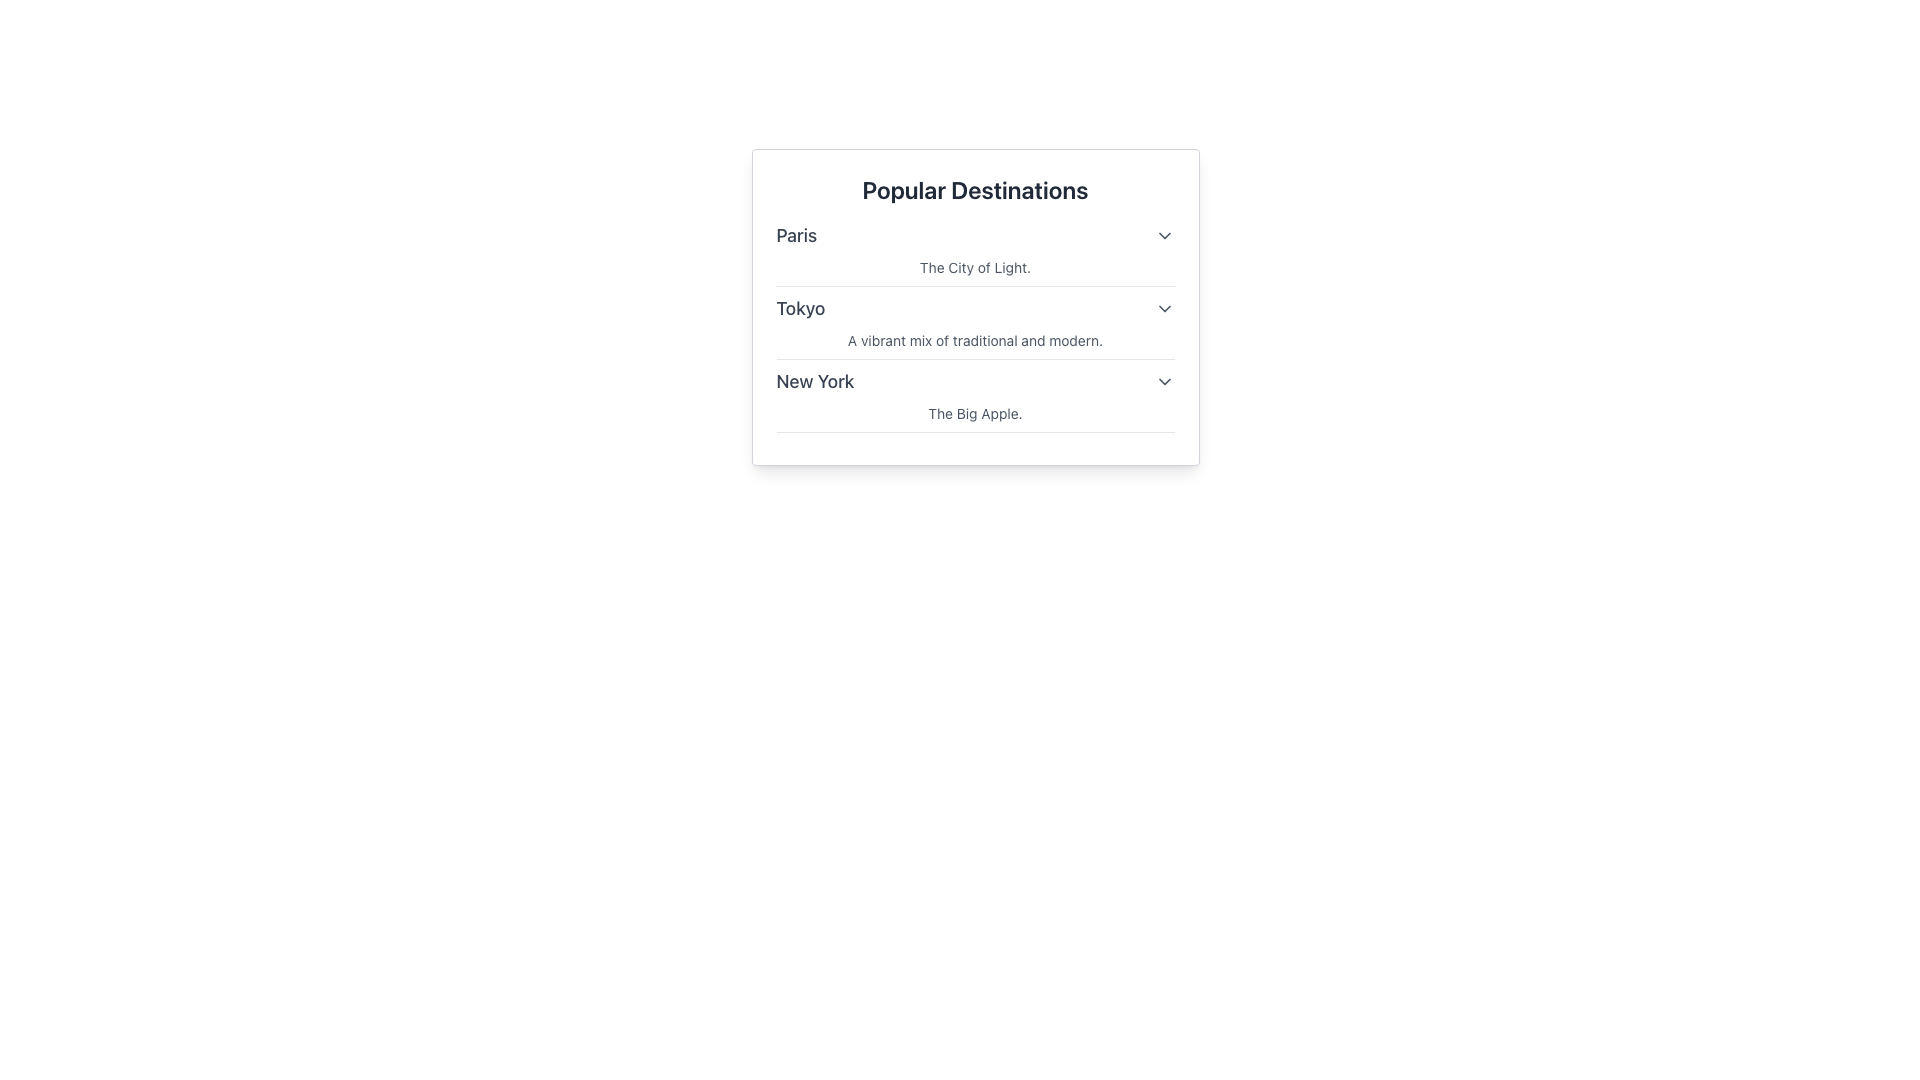 The height and width of the screenshot is (1080, 1920). Describe the element at coordinates (1164, 234) in the screenshot. I see `the chevron-down icon located to the right of the text 'Paris'` at that location.